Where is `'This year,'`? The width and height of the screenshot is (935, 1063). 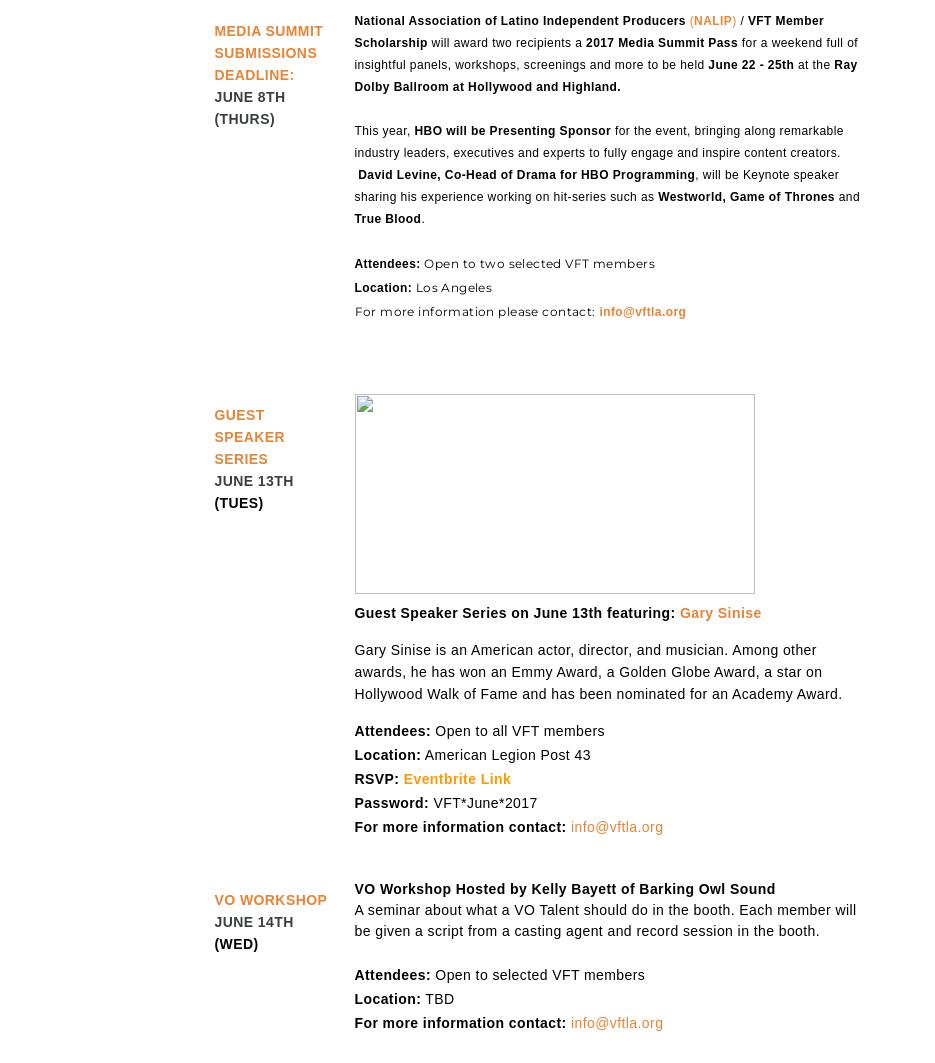
'This year,' is located at coordinates (384, 130).